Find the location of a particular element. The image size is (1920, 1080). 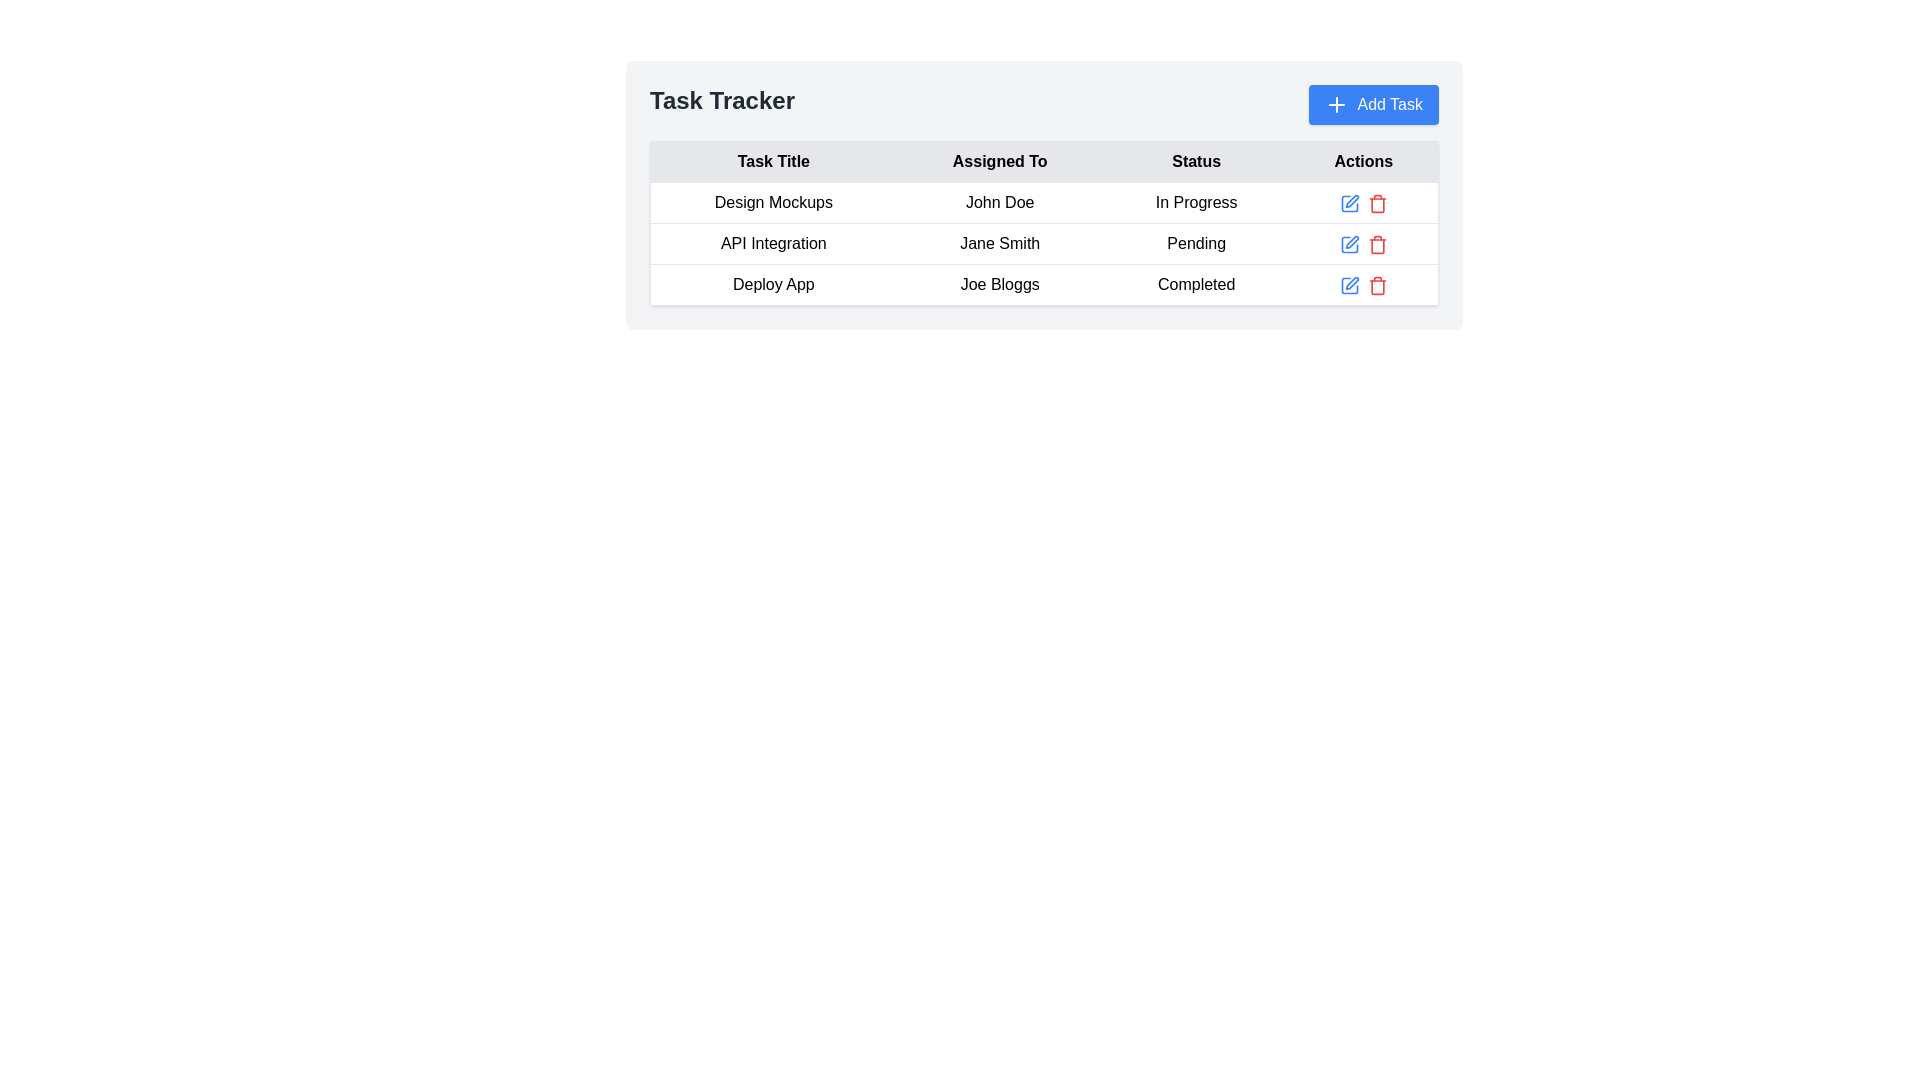

the leftmost button is located at coordinates (1349, 203).